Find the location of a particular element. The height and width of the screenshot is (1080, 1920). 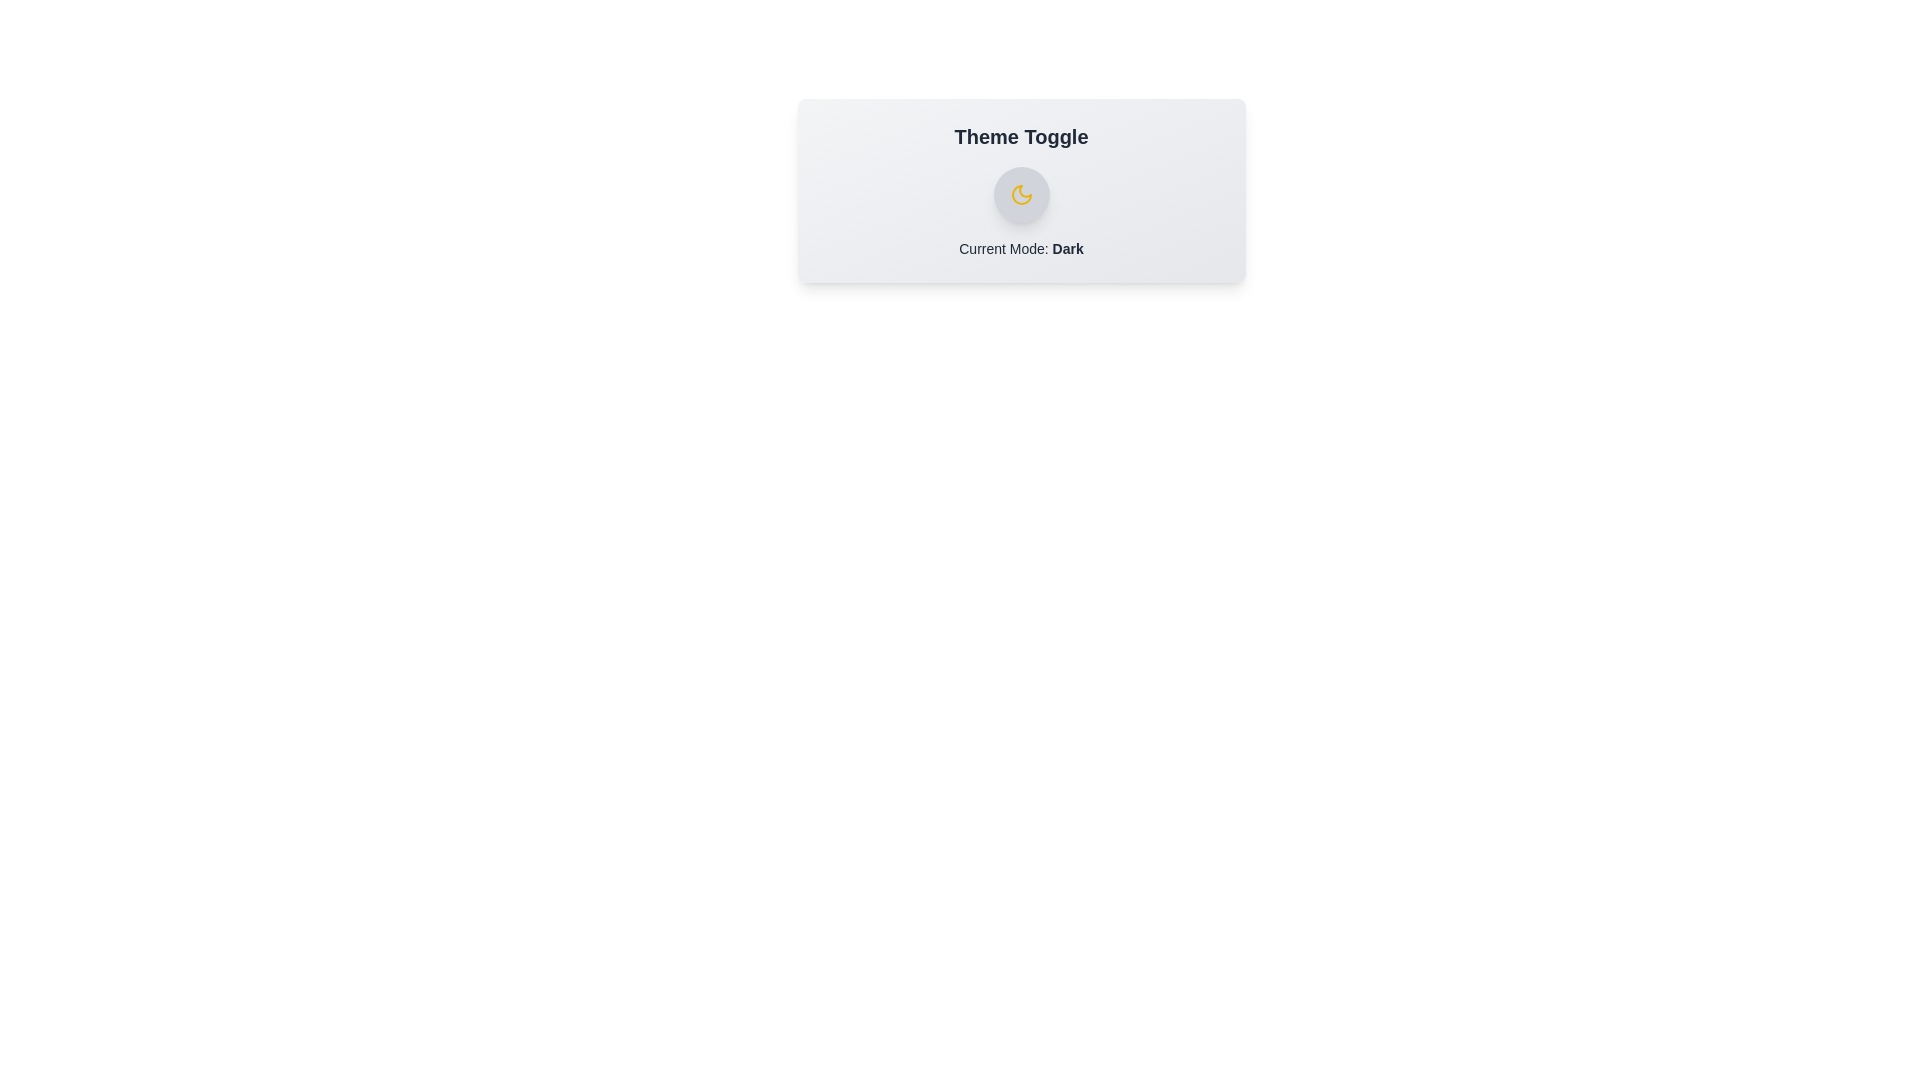

the theme toggle button to switch the theme is located at coordinates (1021, 195).